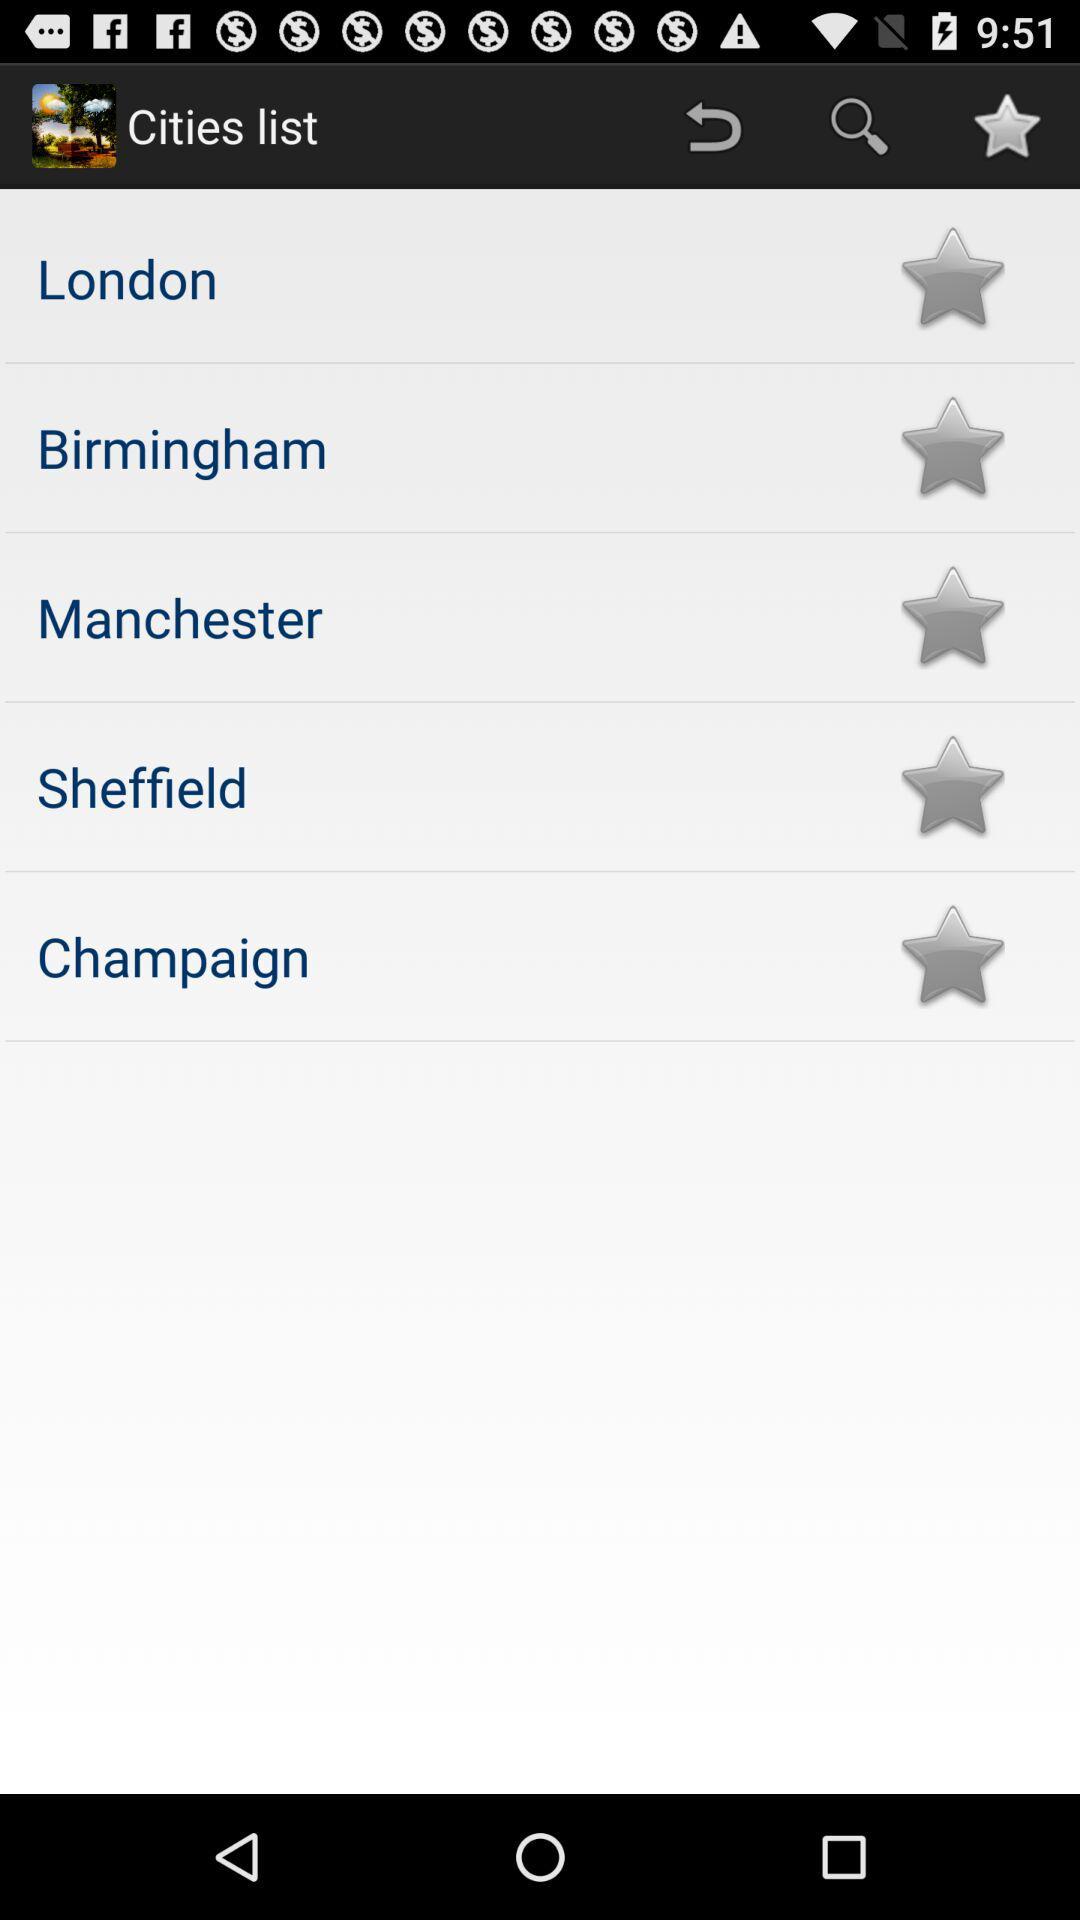 The width and height of the screenshot is (1080, 1920). What do you see at coordinates (448, 615) in the screenshot?
I see `manchester icon` at bounding box center [448, 615].